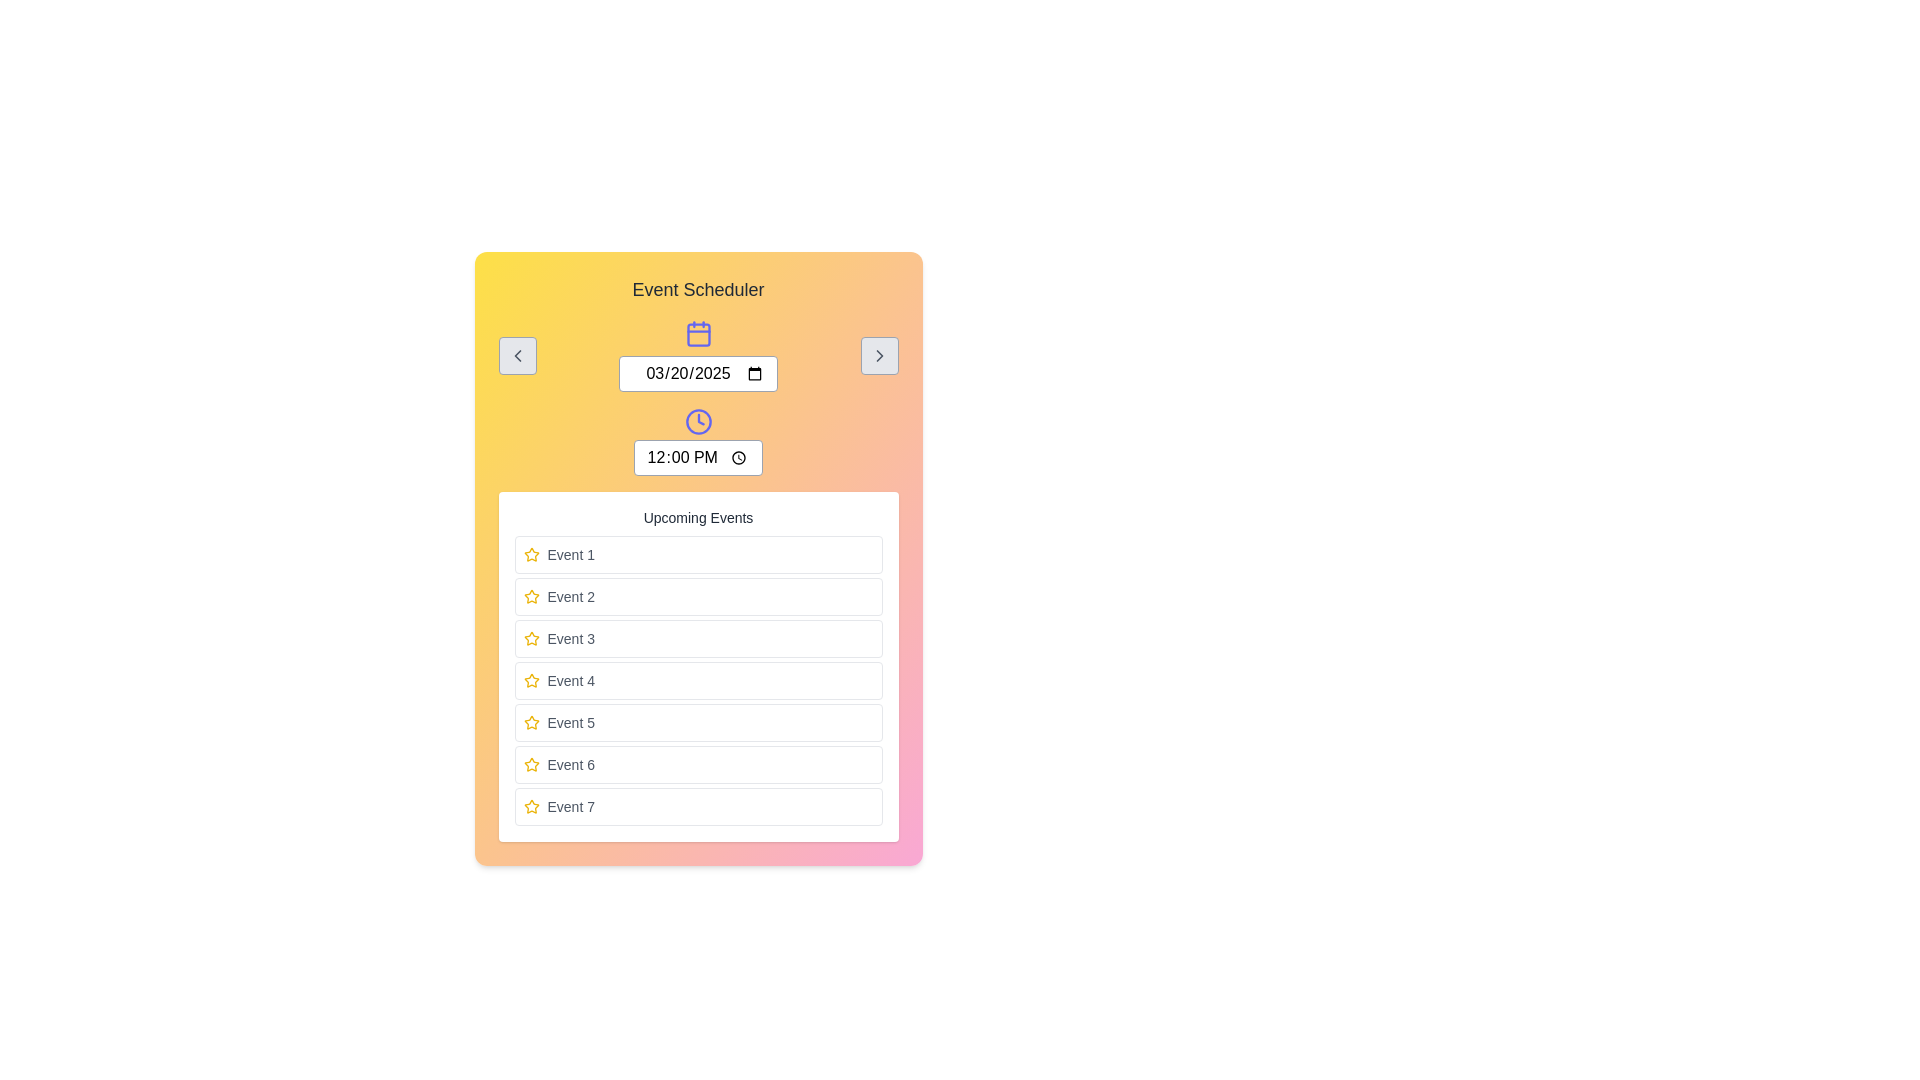 The width and height of the screenshot is (1920, 1080). Describe the element at coordinates (531, 805) in the screenshot. I see `the star icon located at the far left of 'Event 7' to favorite or unfavorite the event` at that location.